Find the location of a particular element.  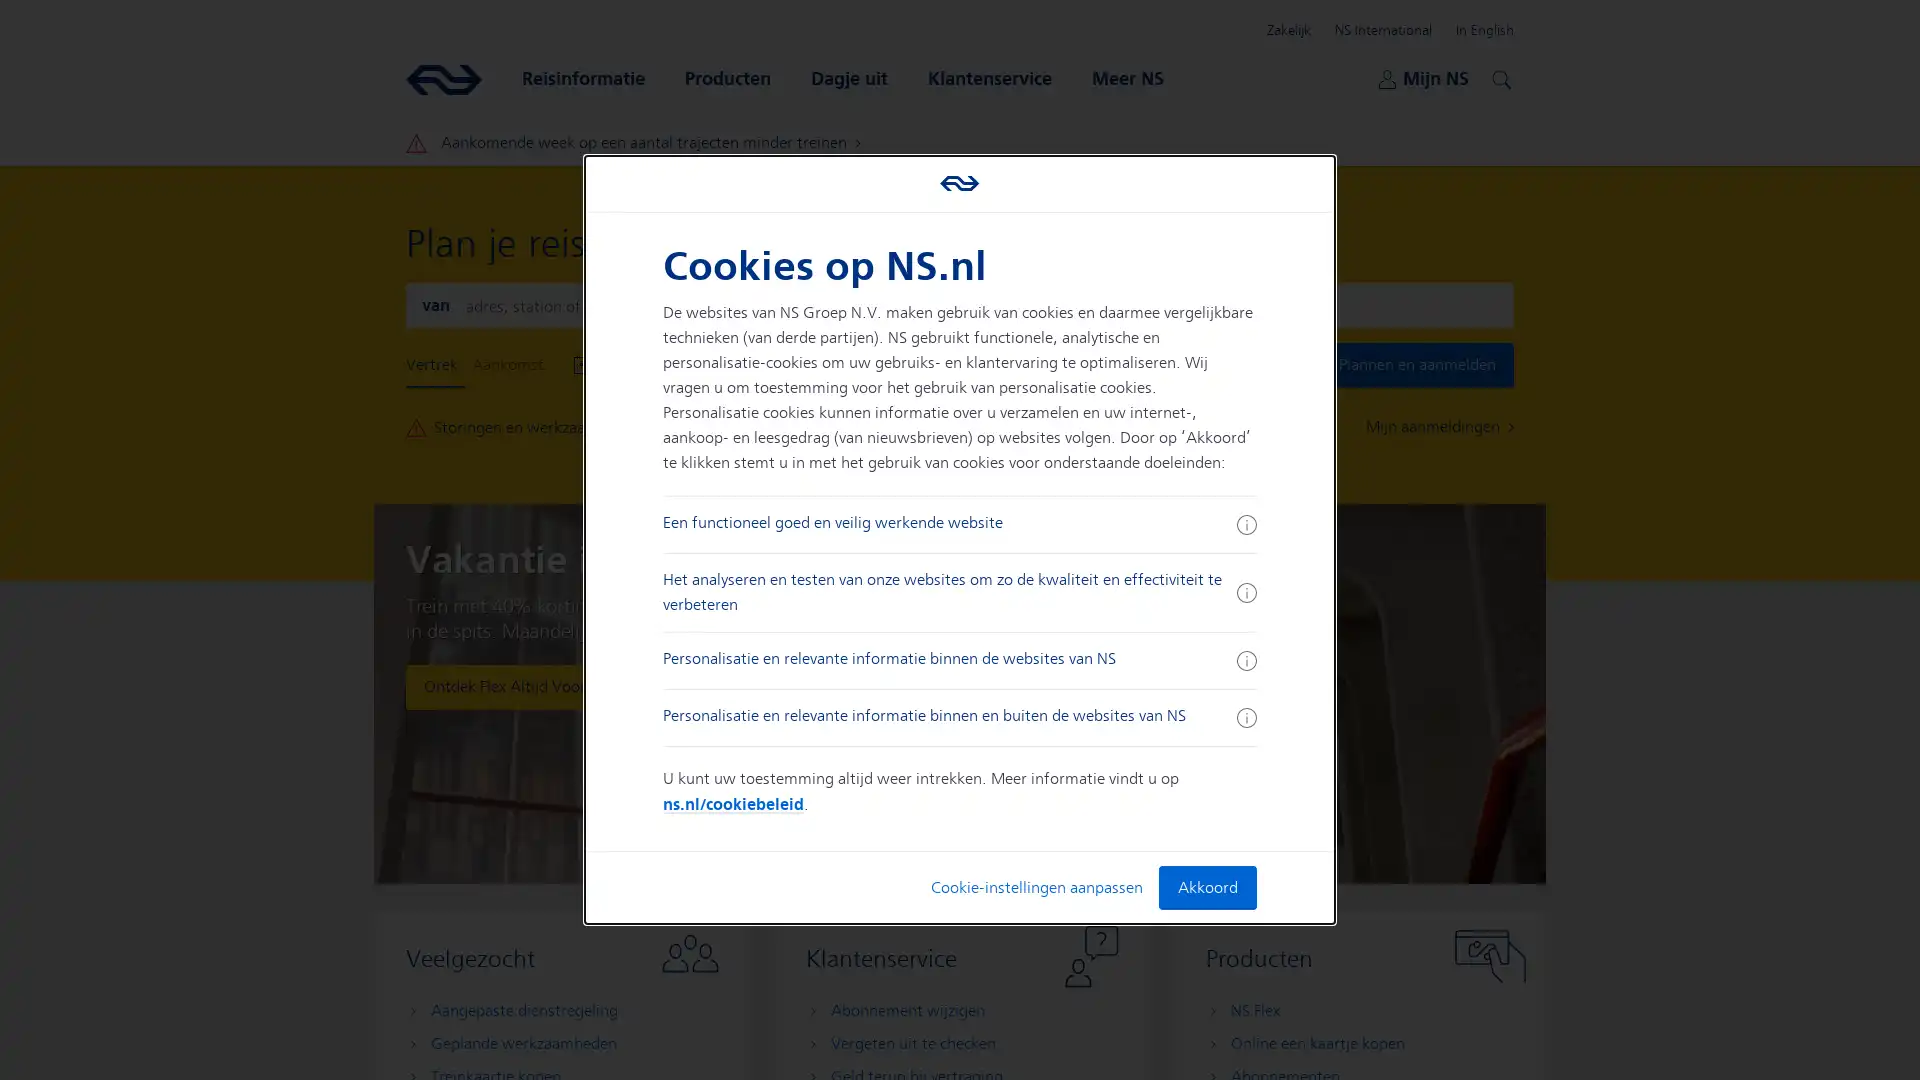

Meer NS Open submenu is located at coordinates (1128, 77).